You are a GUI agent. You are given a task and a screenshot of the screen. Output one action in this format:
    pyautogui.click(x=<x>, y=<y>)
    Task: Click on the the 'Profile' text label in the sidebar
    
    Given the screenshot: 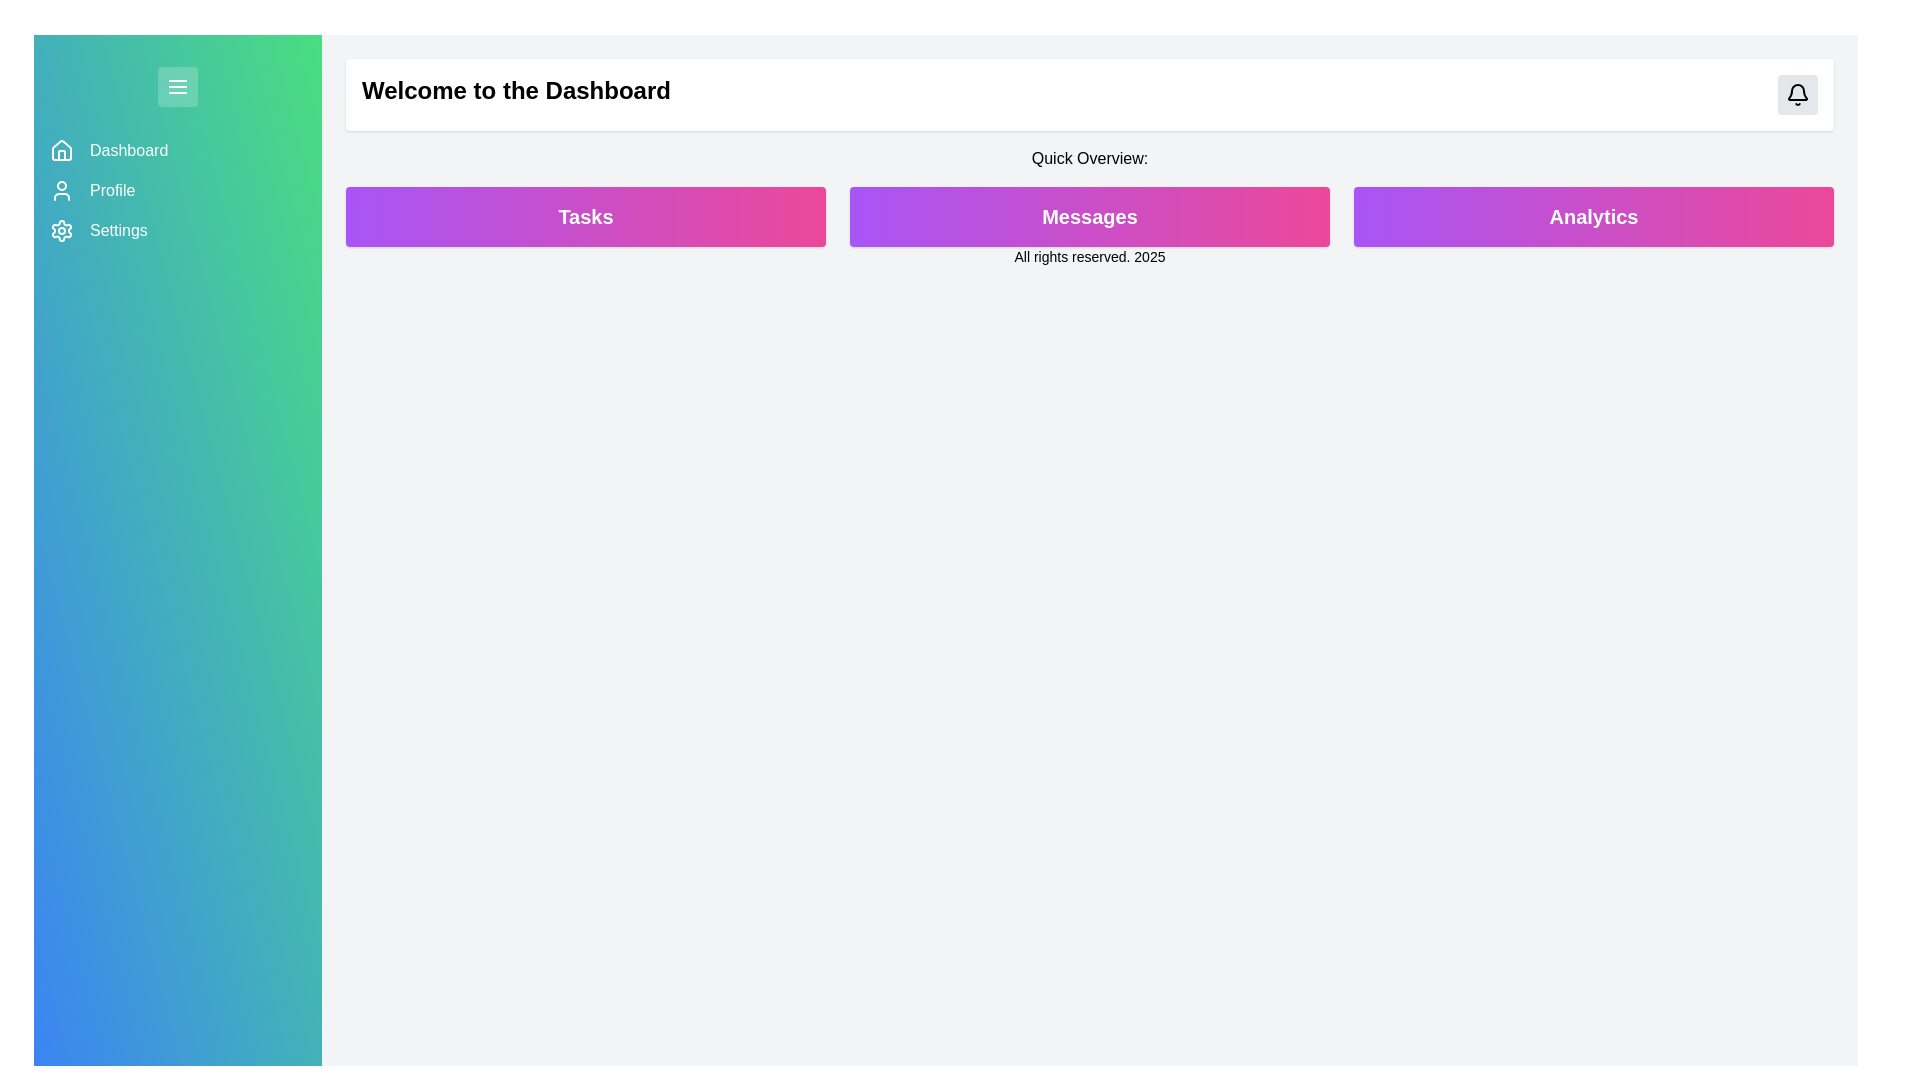 What is the action you would take?
    pyautogui.click(x=111, y=191)
    